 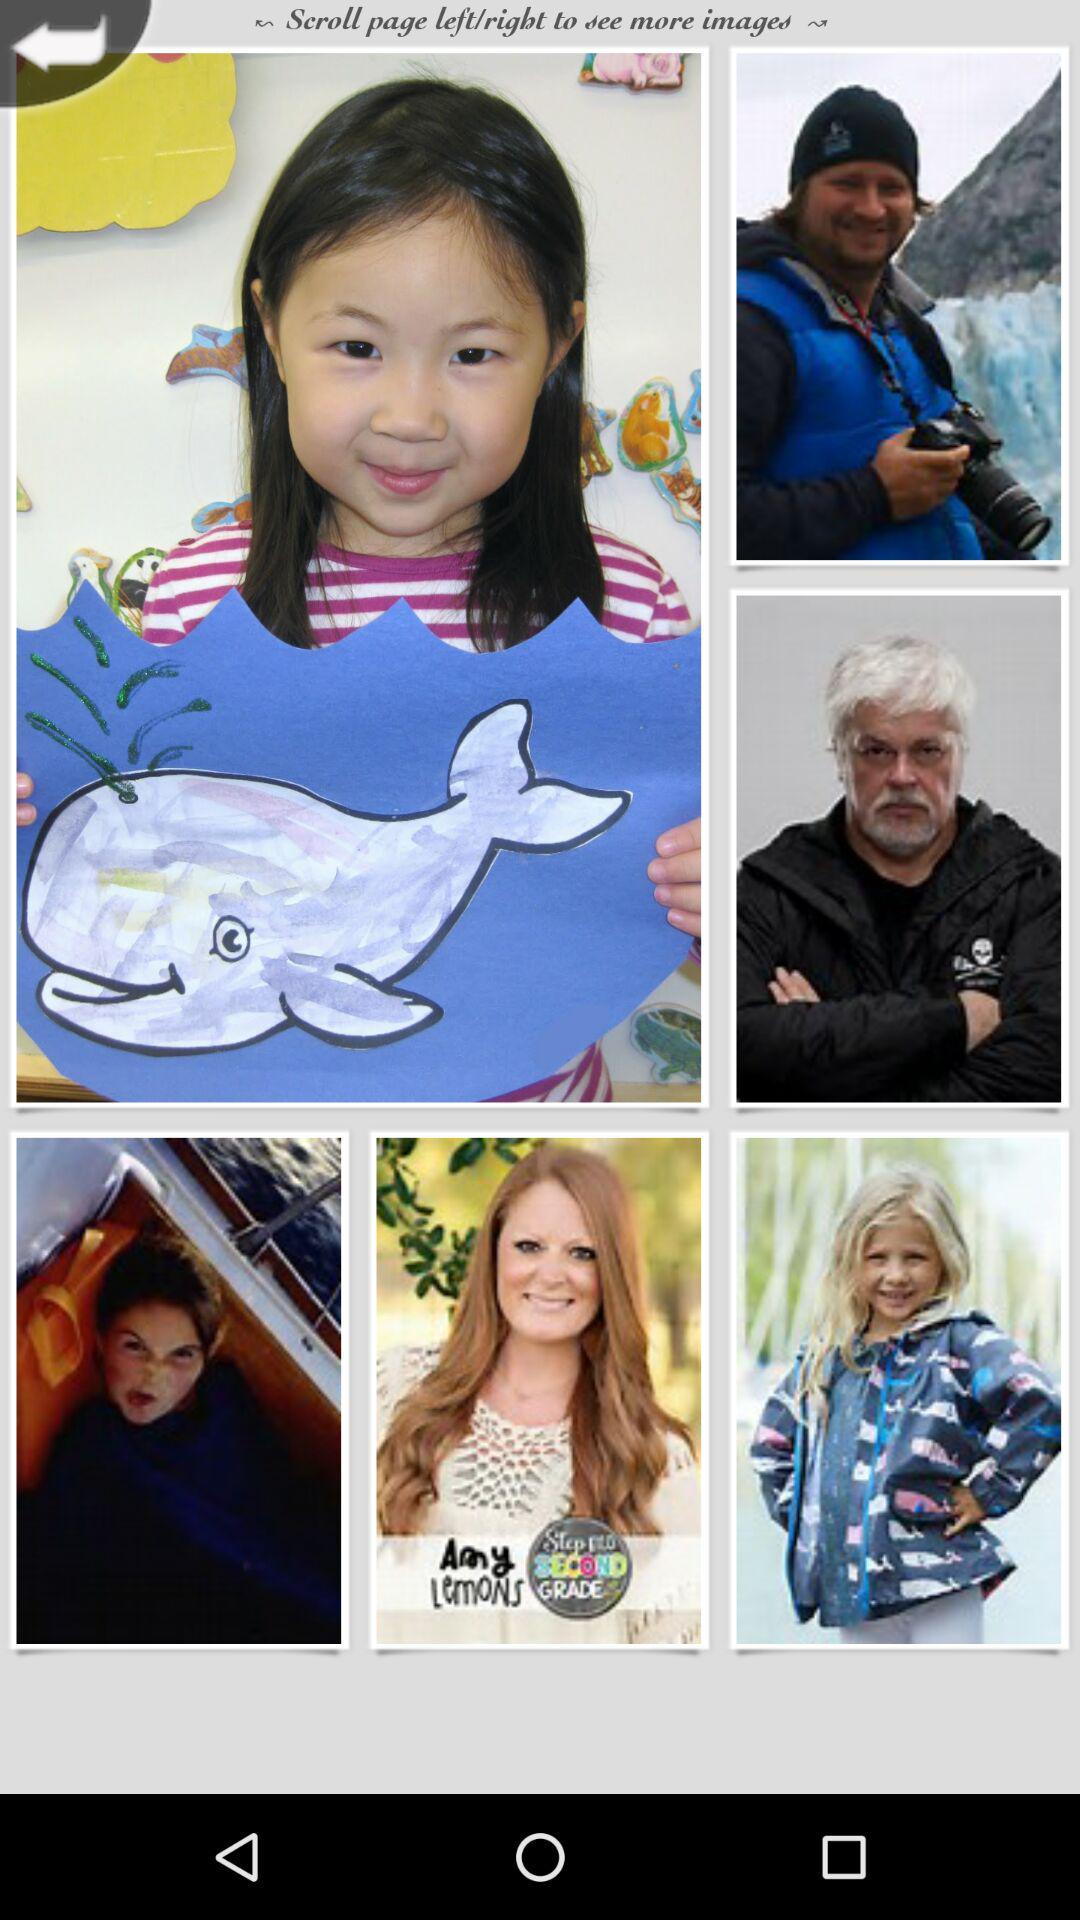 What do you see at coordinates (897, 1389) in the screenshot?
I see `the image of the small girl` at bounding box center [897, 1389].